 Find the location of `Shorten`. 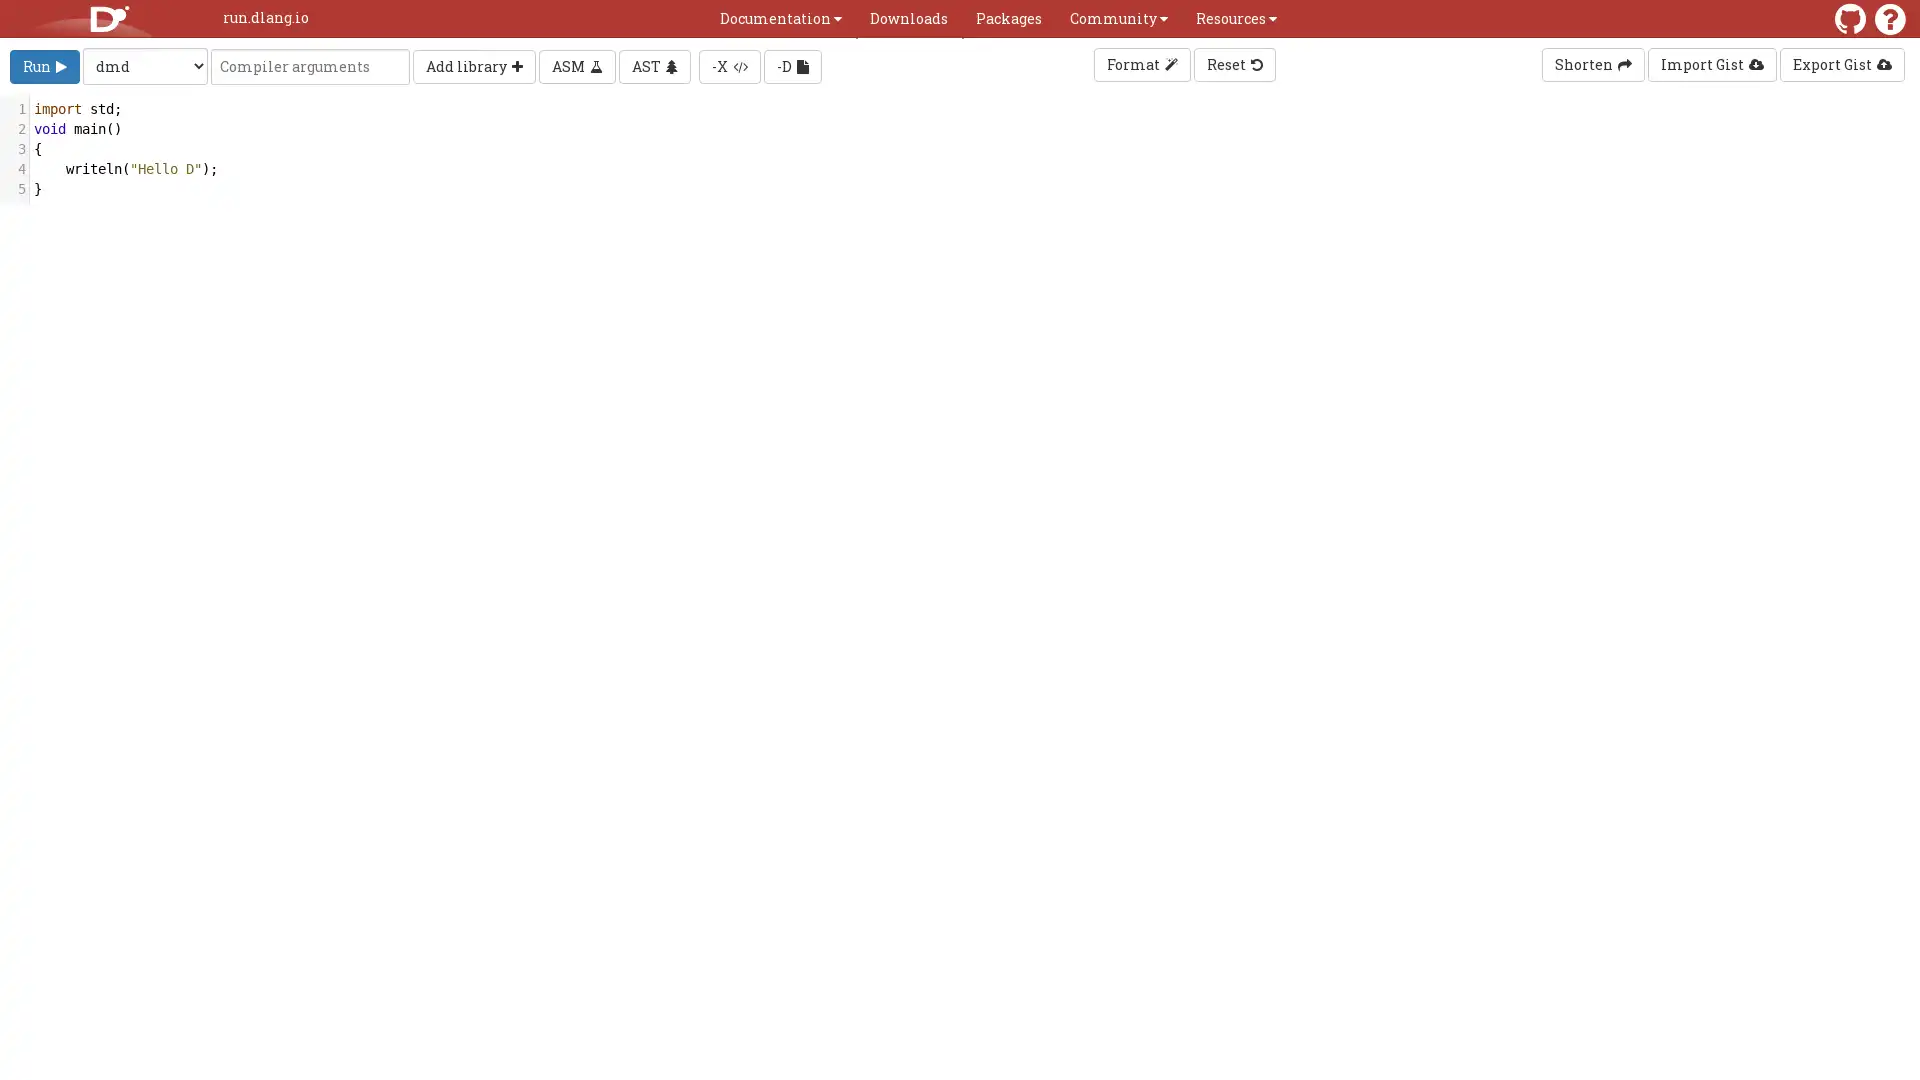

Shorten is located at coordinates (1592, 64).